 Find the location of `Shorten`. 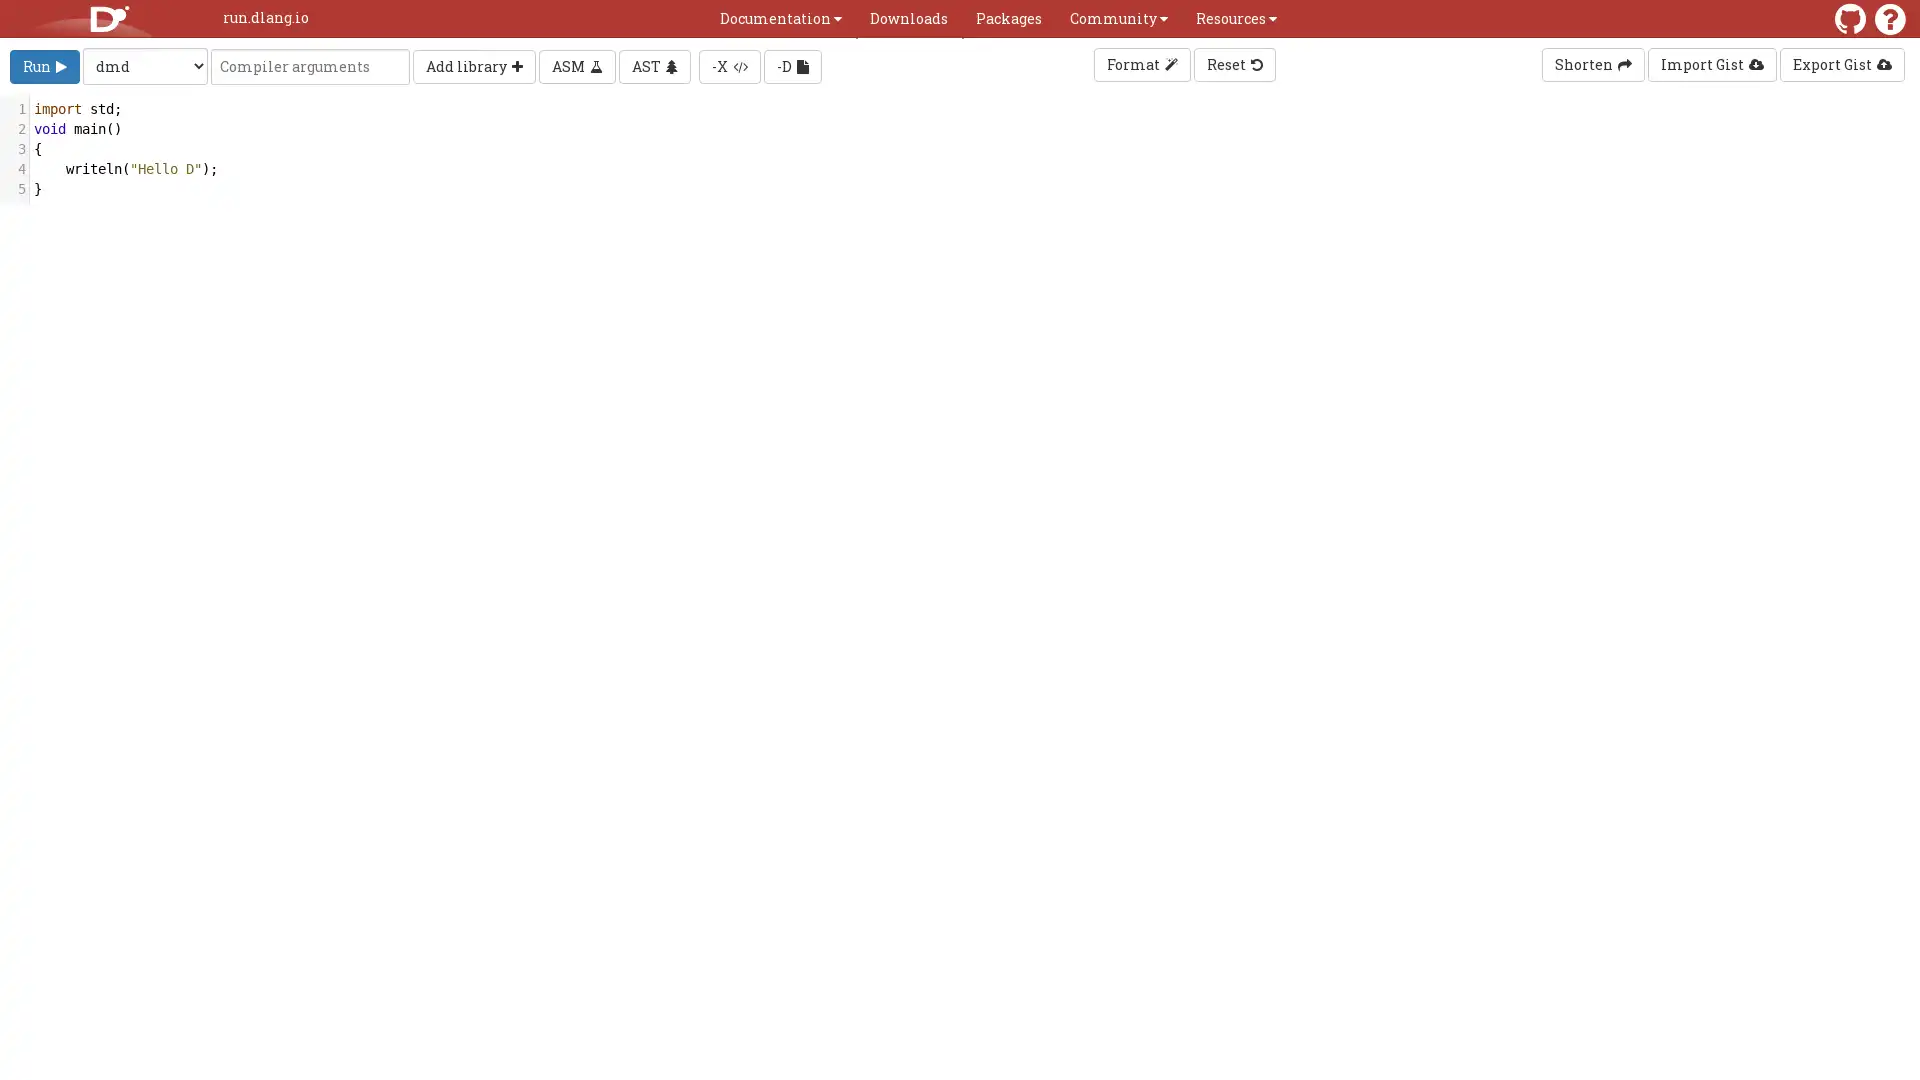

Shorten is located at coordinates (1592, 64).